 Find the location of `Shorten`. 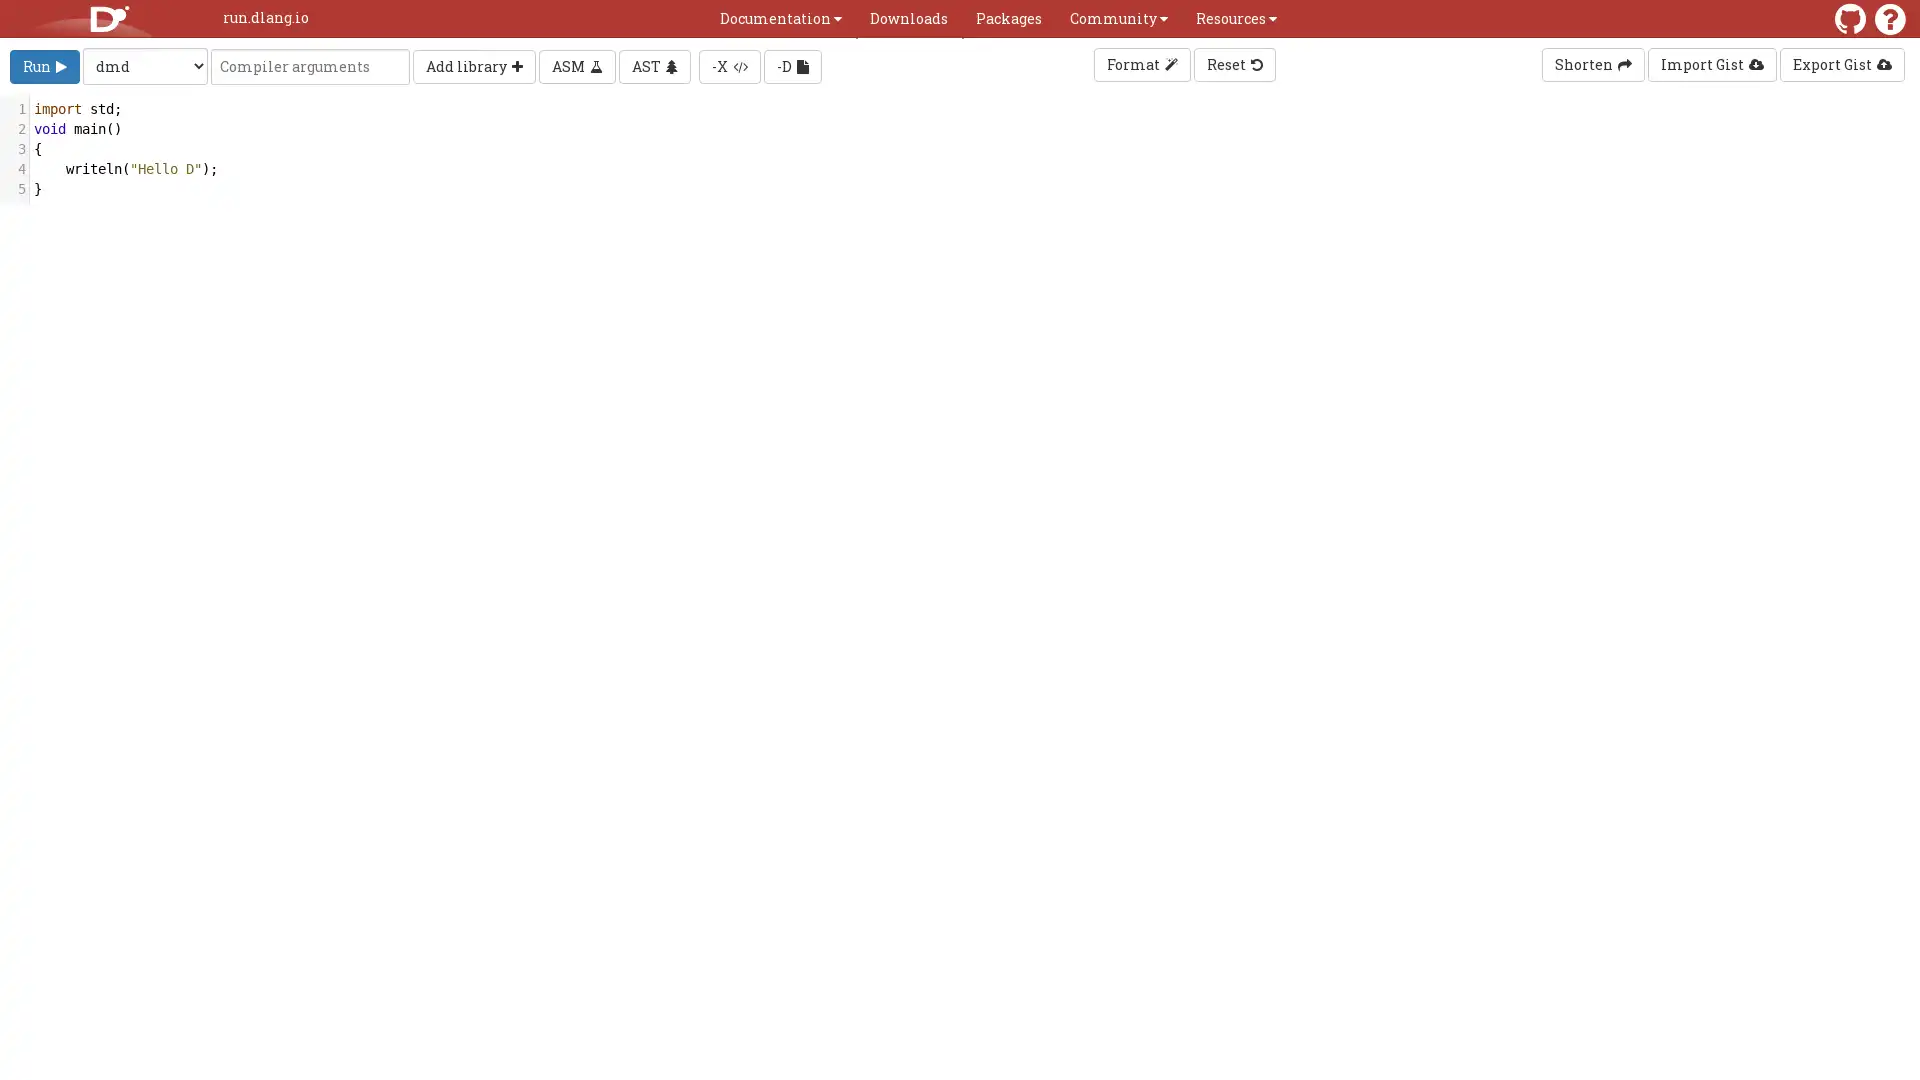

Shorten is located at coordinates (1592, 64).